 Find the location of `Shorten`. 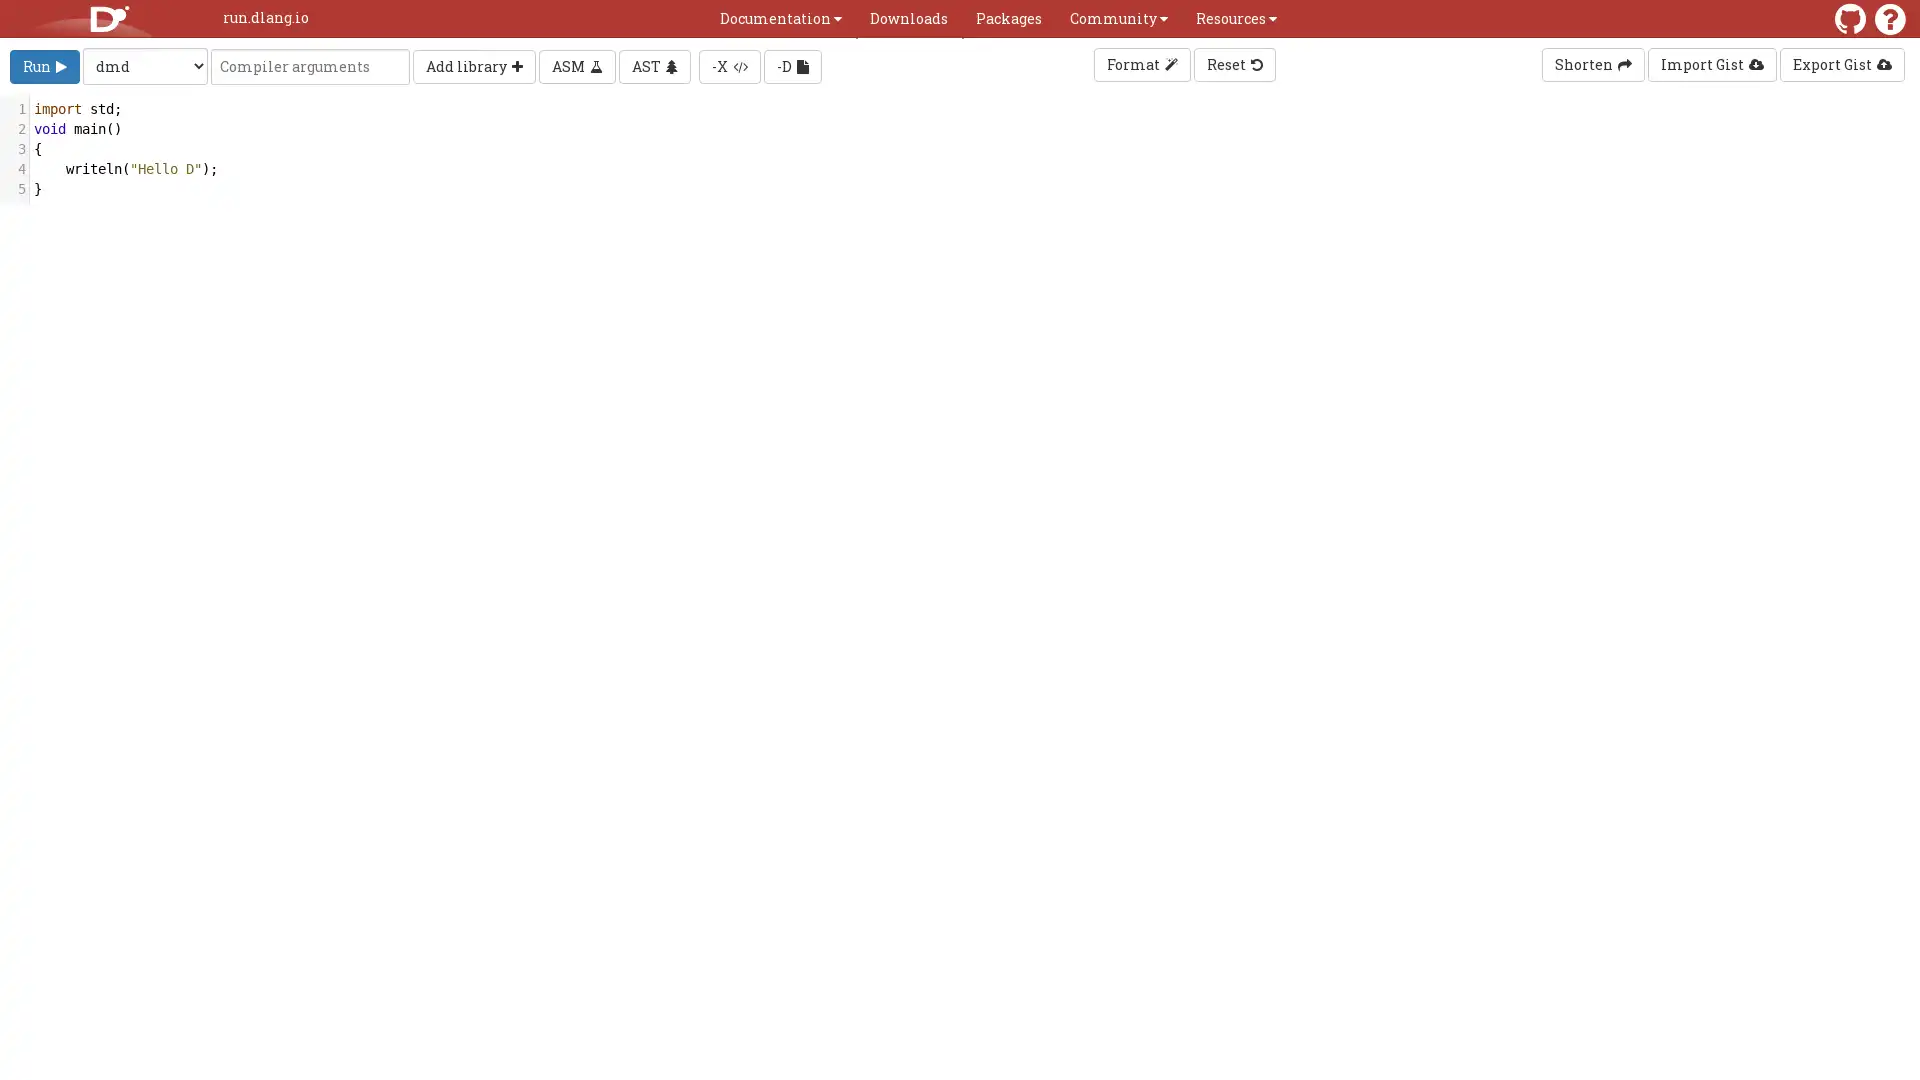

Shorten is located at coordinates (1592, 64).